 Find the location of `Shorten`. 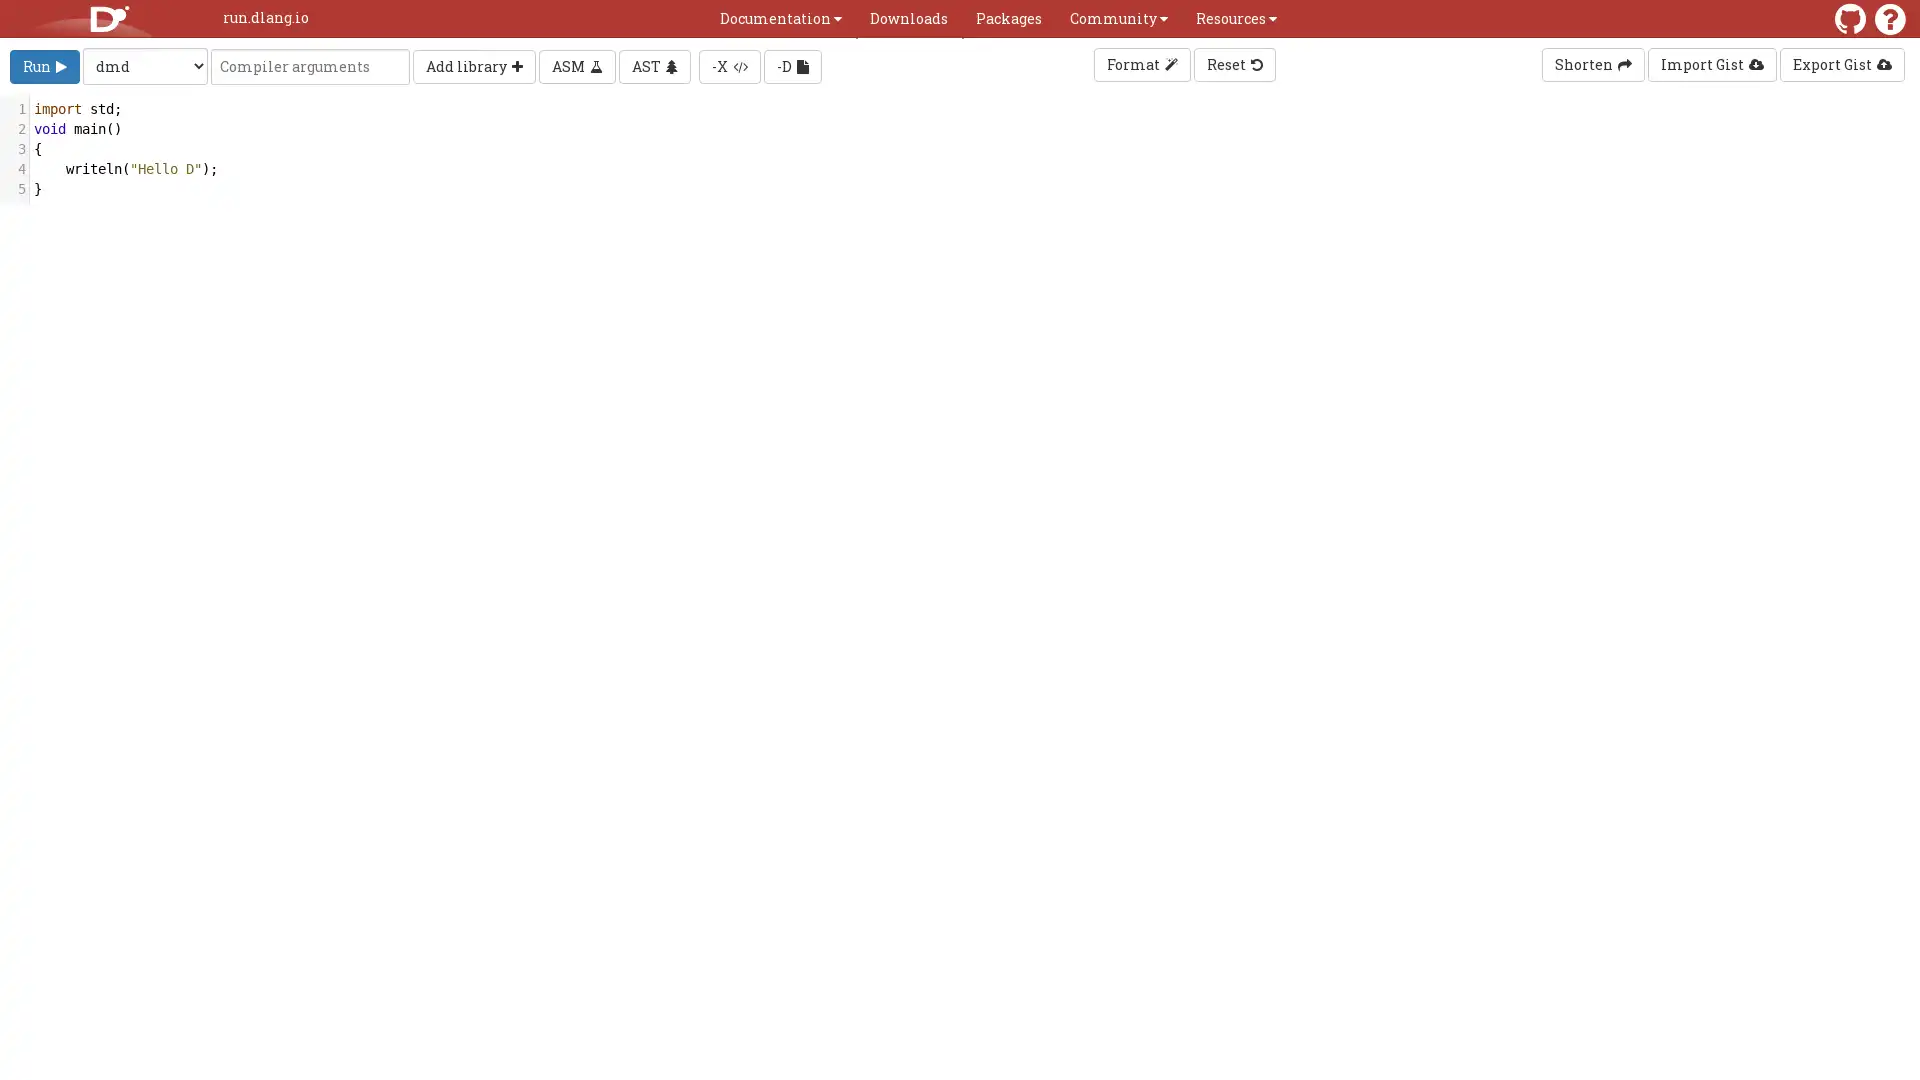

Shorten is located at coordinates (1592, 64).